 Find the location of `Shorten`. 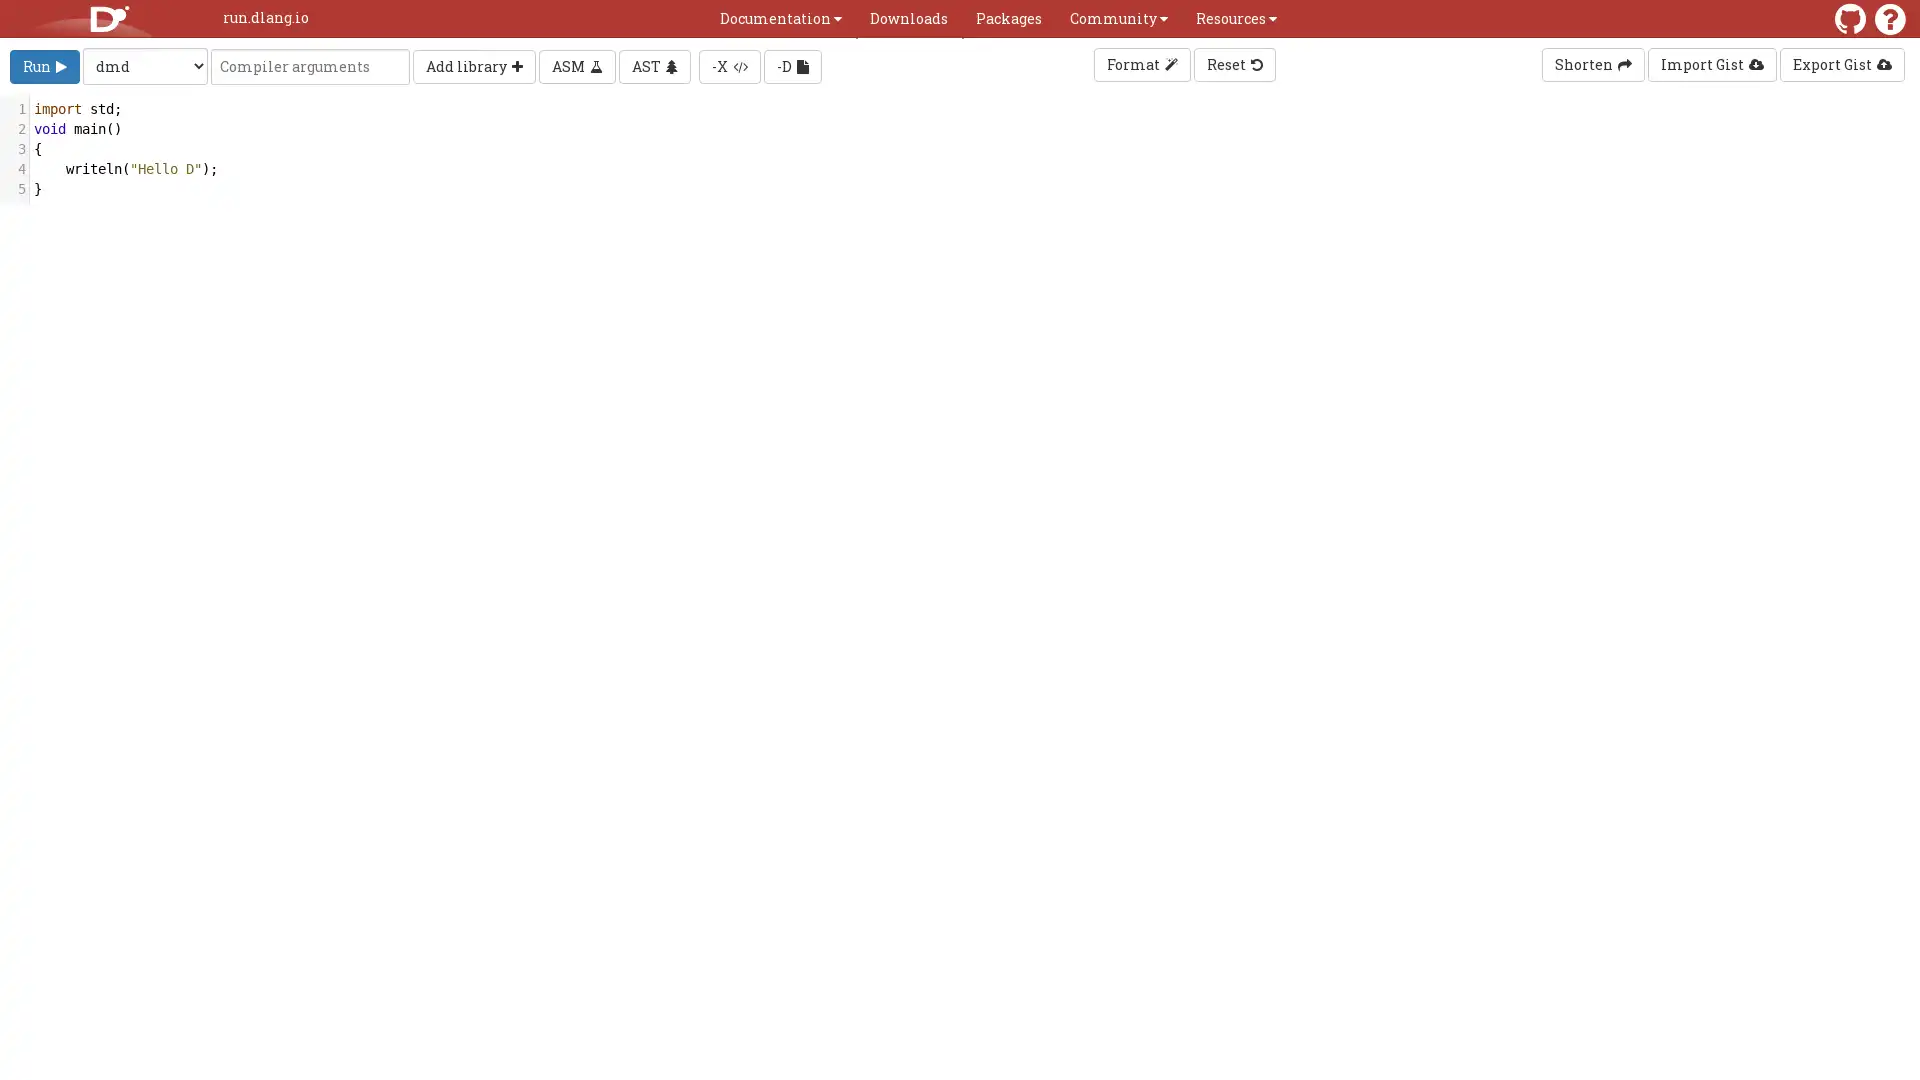

Shorten is located at coordinates (1592, 64).